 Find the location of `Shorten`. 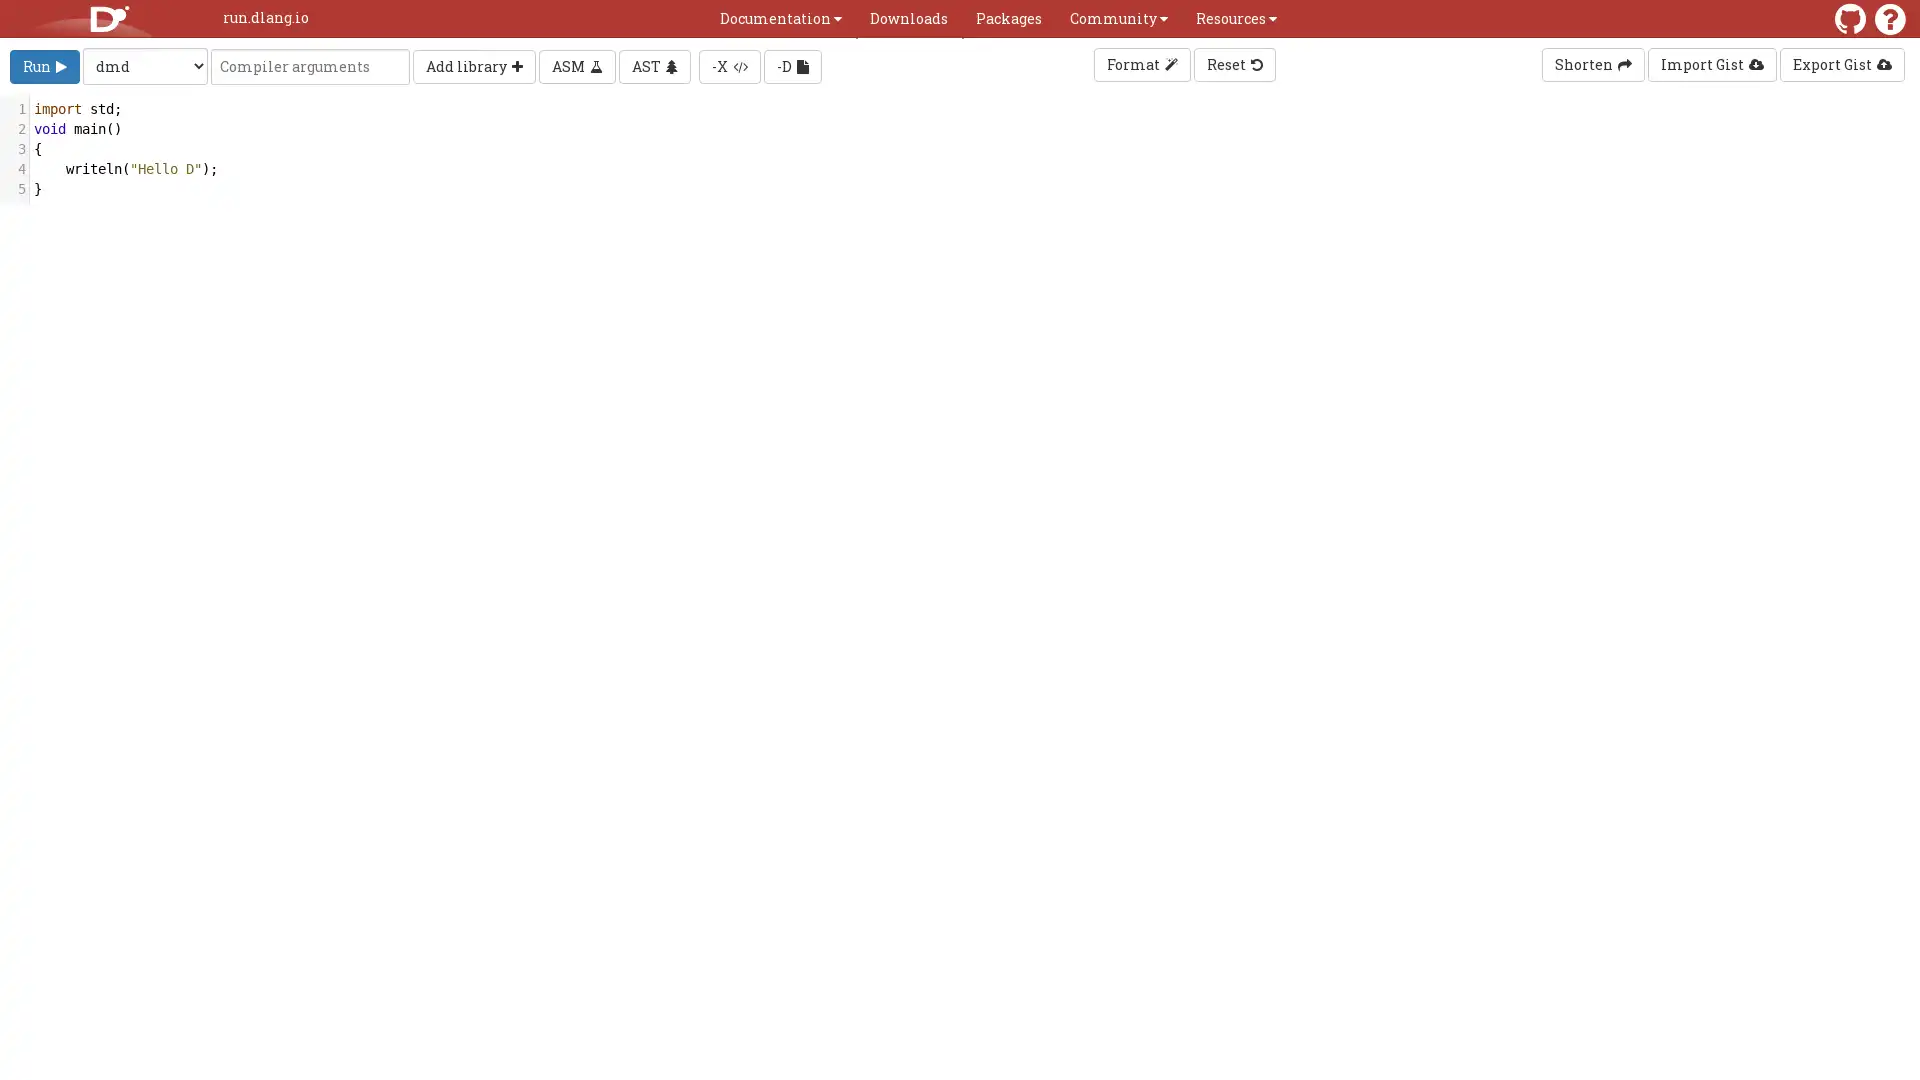

Shorten is located at coordinates (1592, 64).